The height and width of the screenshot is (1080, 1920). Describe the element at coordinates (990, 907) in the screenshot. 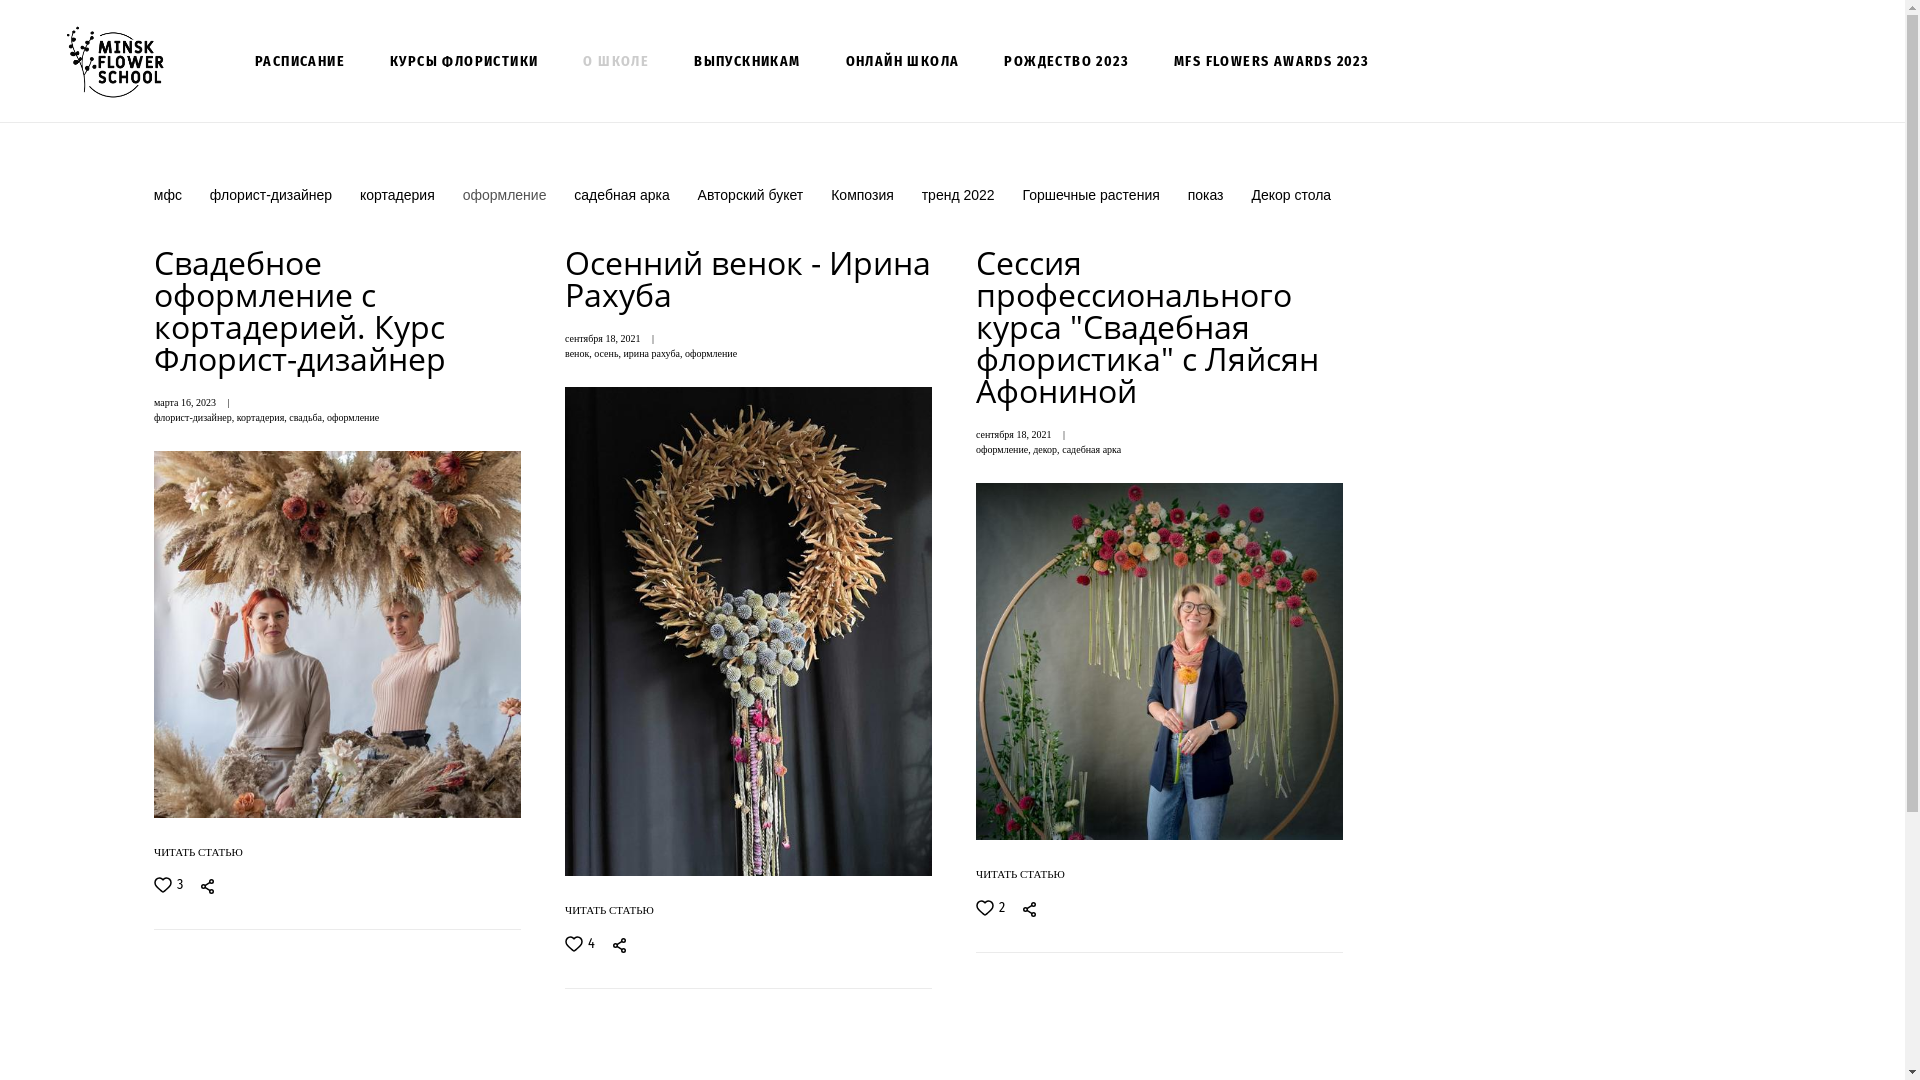

I see `'2'` at that location.